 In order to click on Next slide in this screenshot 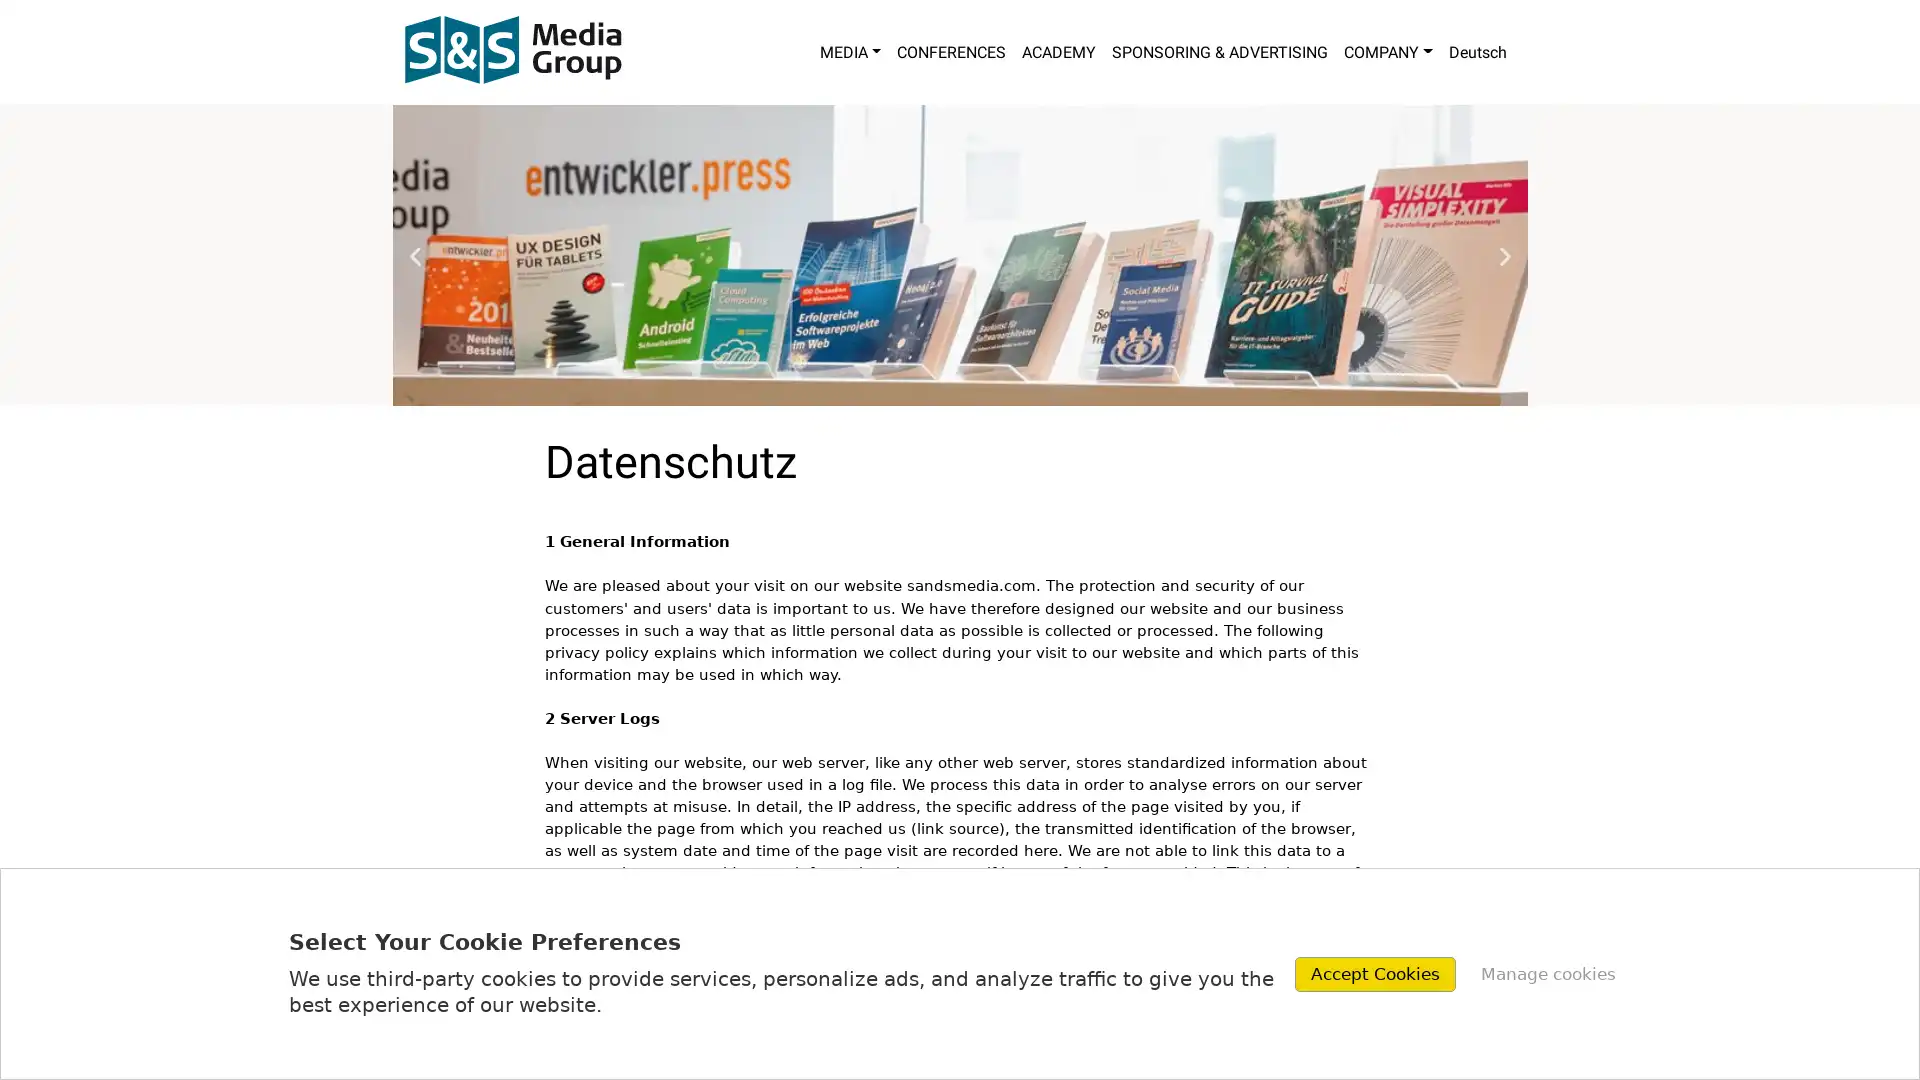, I will do `click(1504, 254)`.